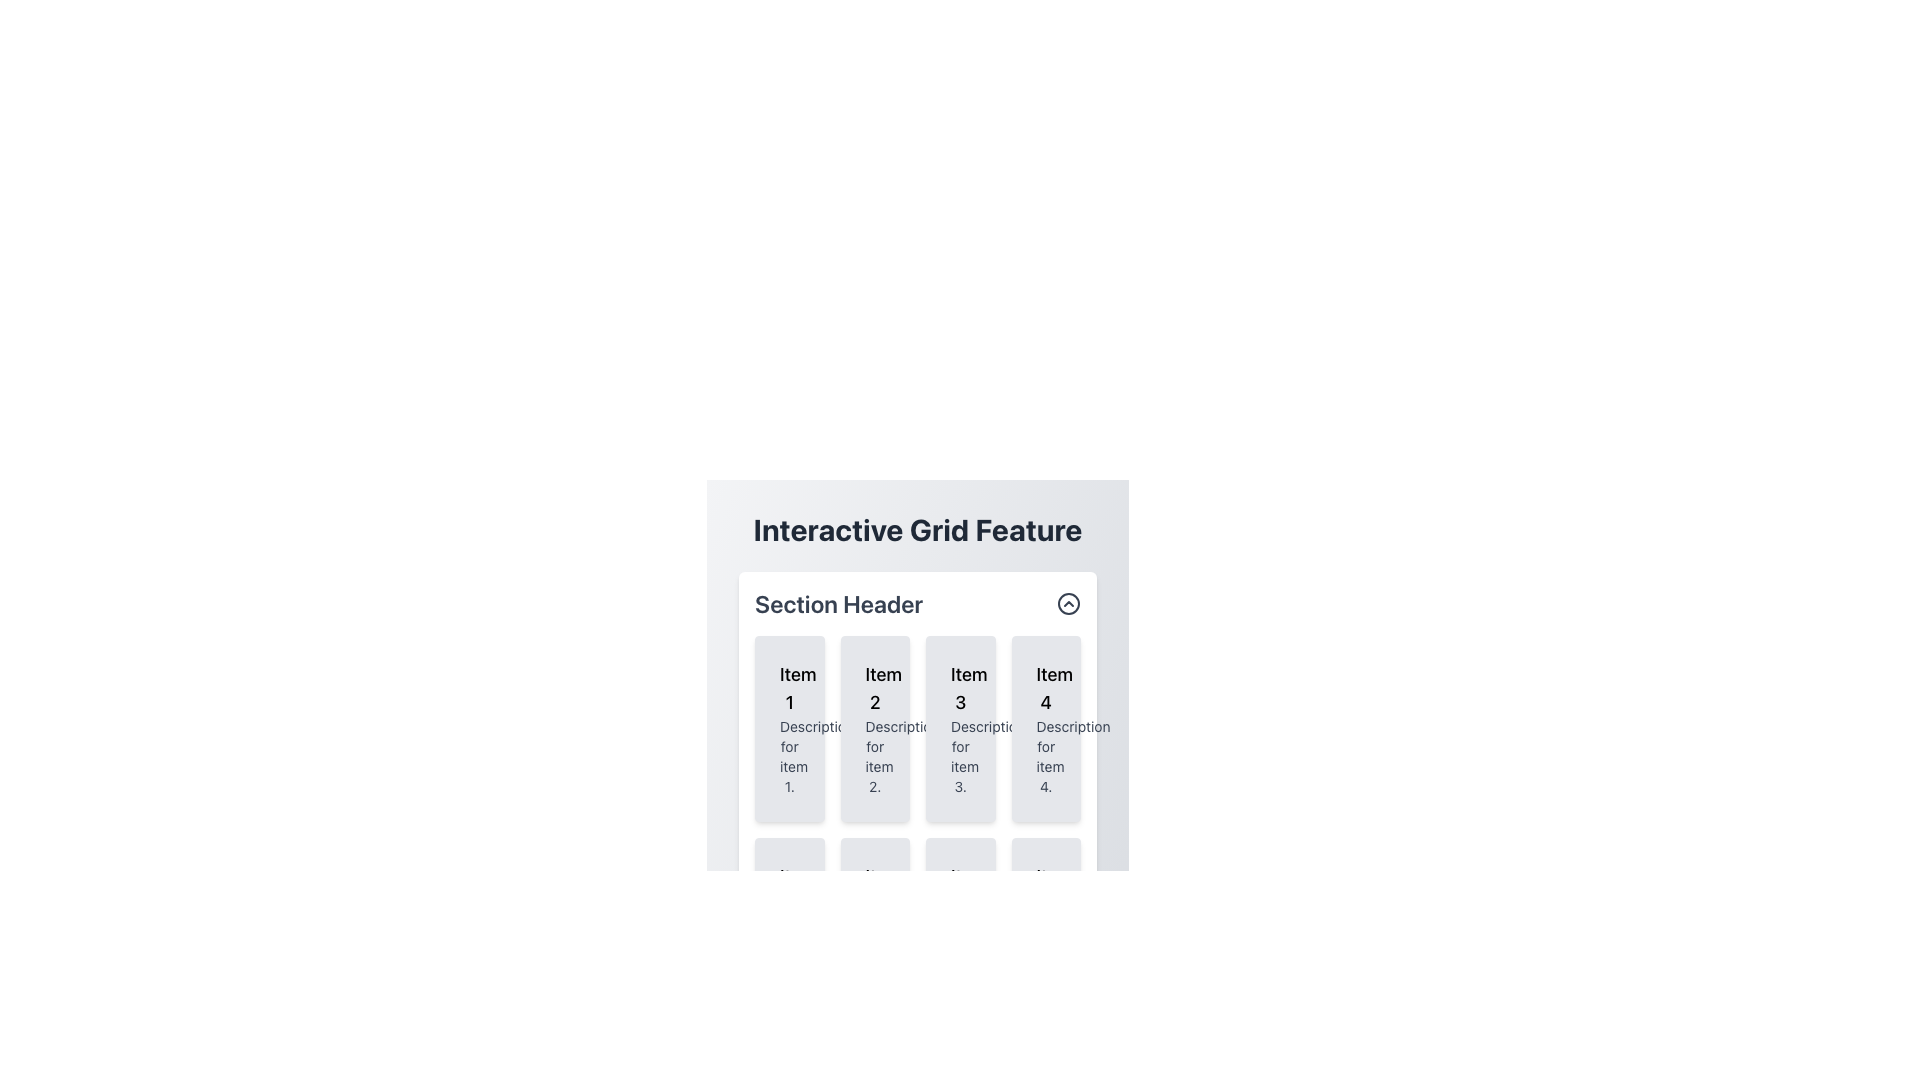 This screenshot has width=1920, height=1080. Describe the element at coordinates (788, 756) in the screenshot. I see `the text snippet reading 'Description for item 1.' which is styled in a small gray font and is located below the title 'Item 1' within the first card of the grid layout under the 'Section Header'` at that location.